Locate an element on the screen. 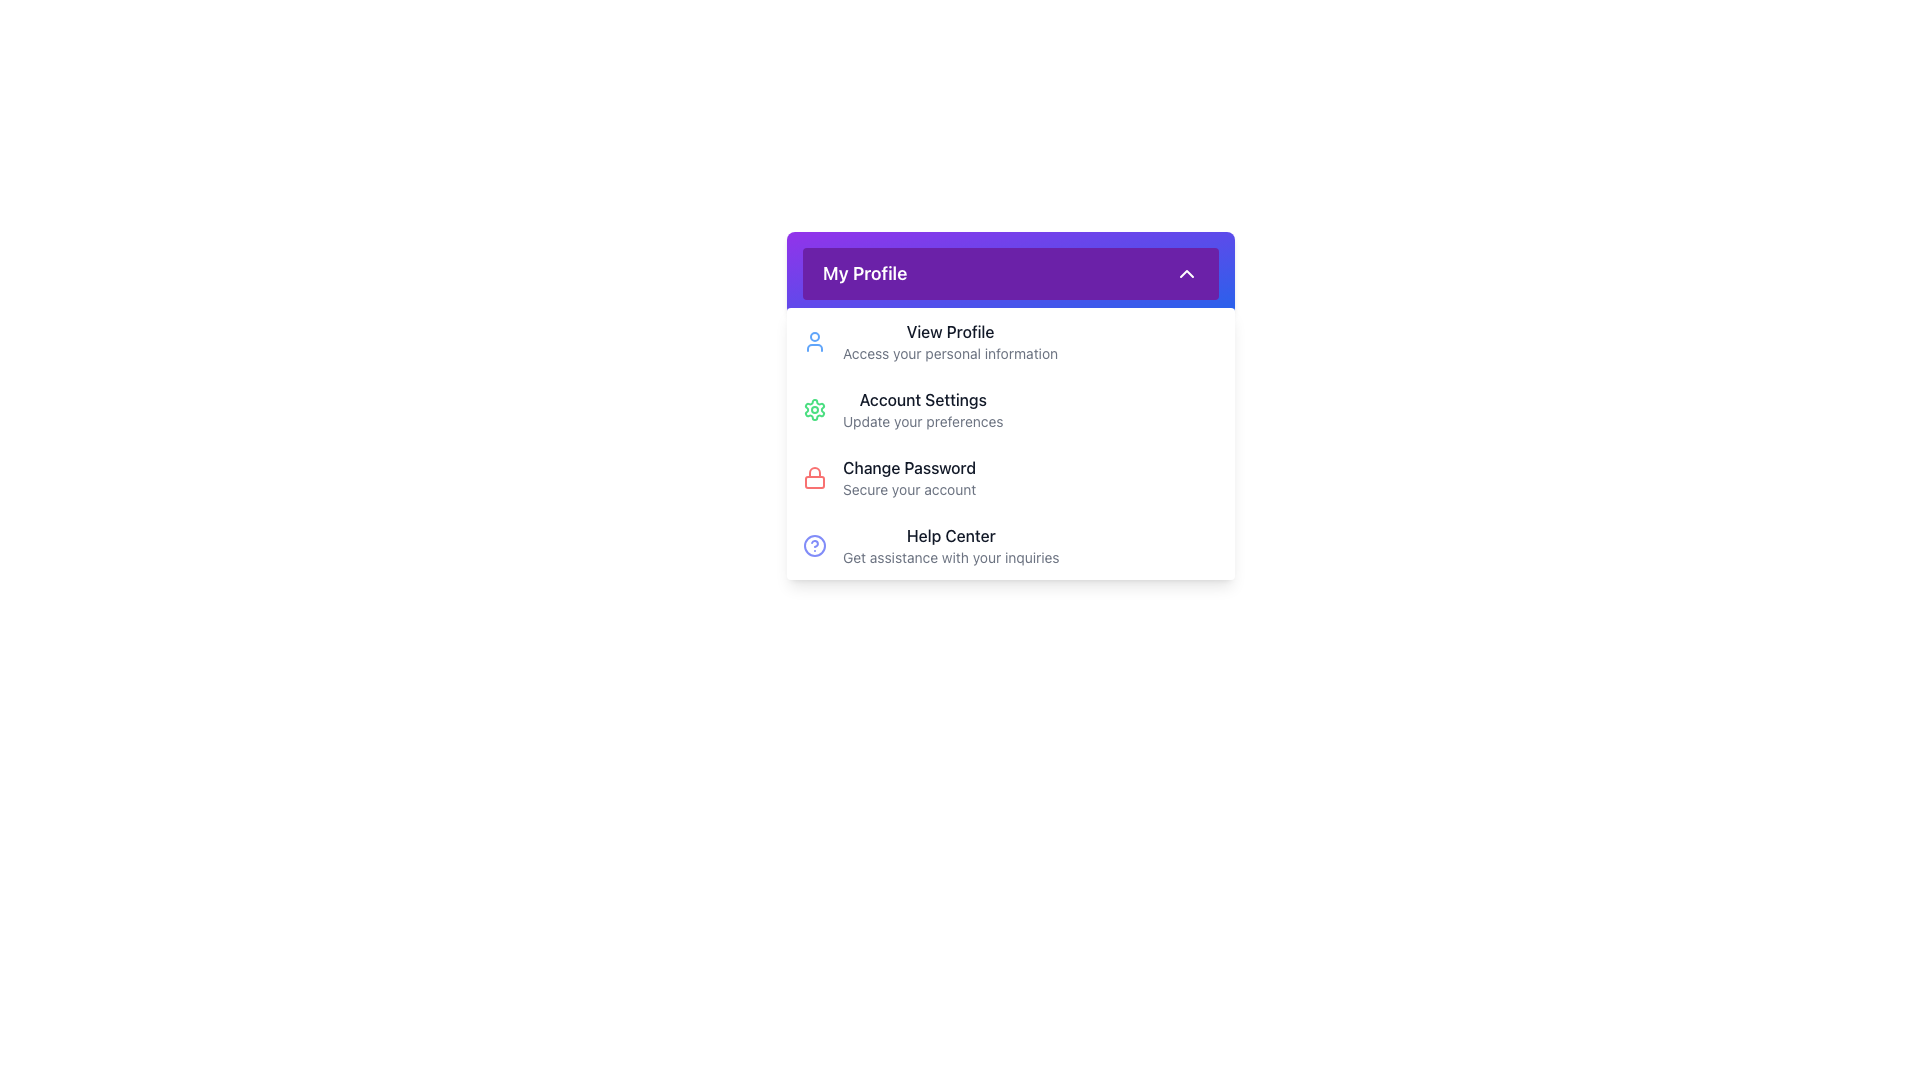  the 'View Profile' menu item in the dropdown menu is located at coordinates (1011, 341).